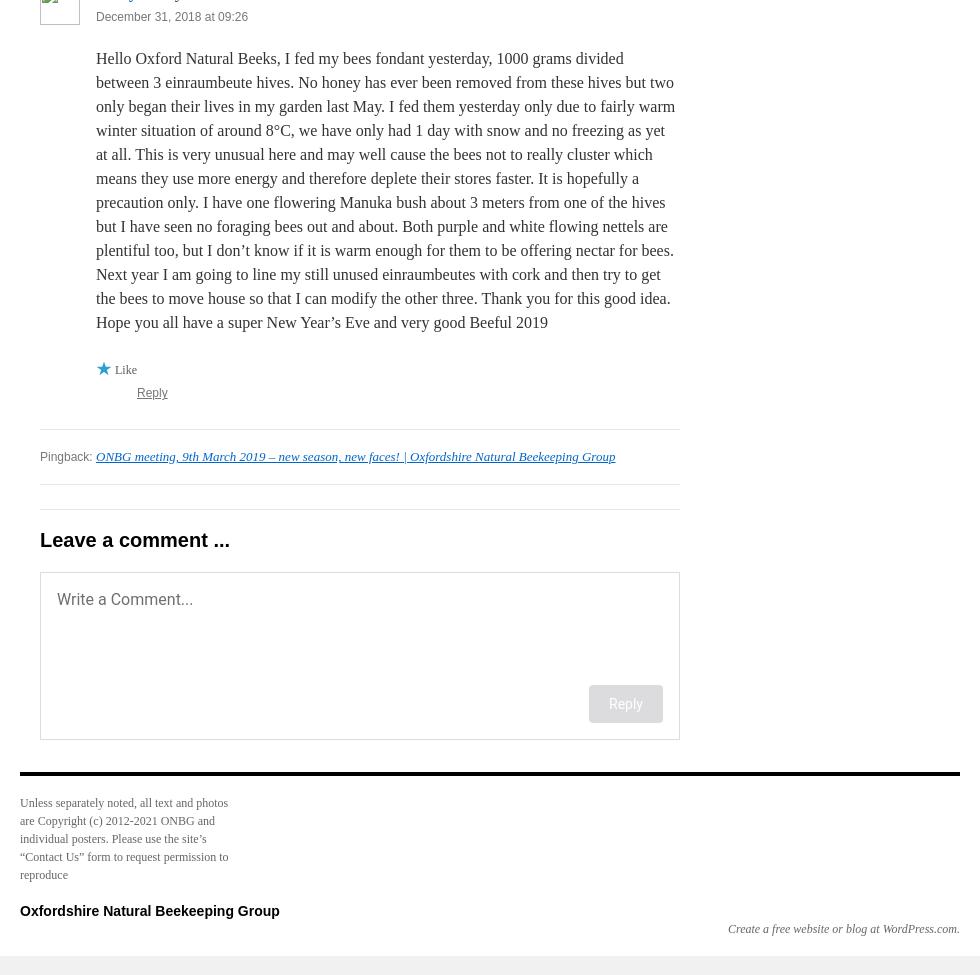 The image size is (980, 975). I want to click on 'Hope you all have a super New Year’s Eve and very good Beeful 2019', so click(322, 321).